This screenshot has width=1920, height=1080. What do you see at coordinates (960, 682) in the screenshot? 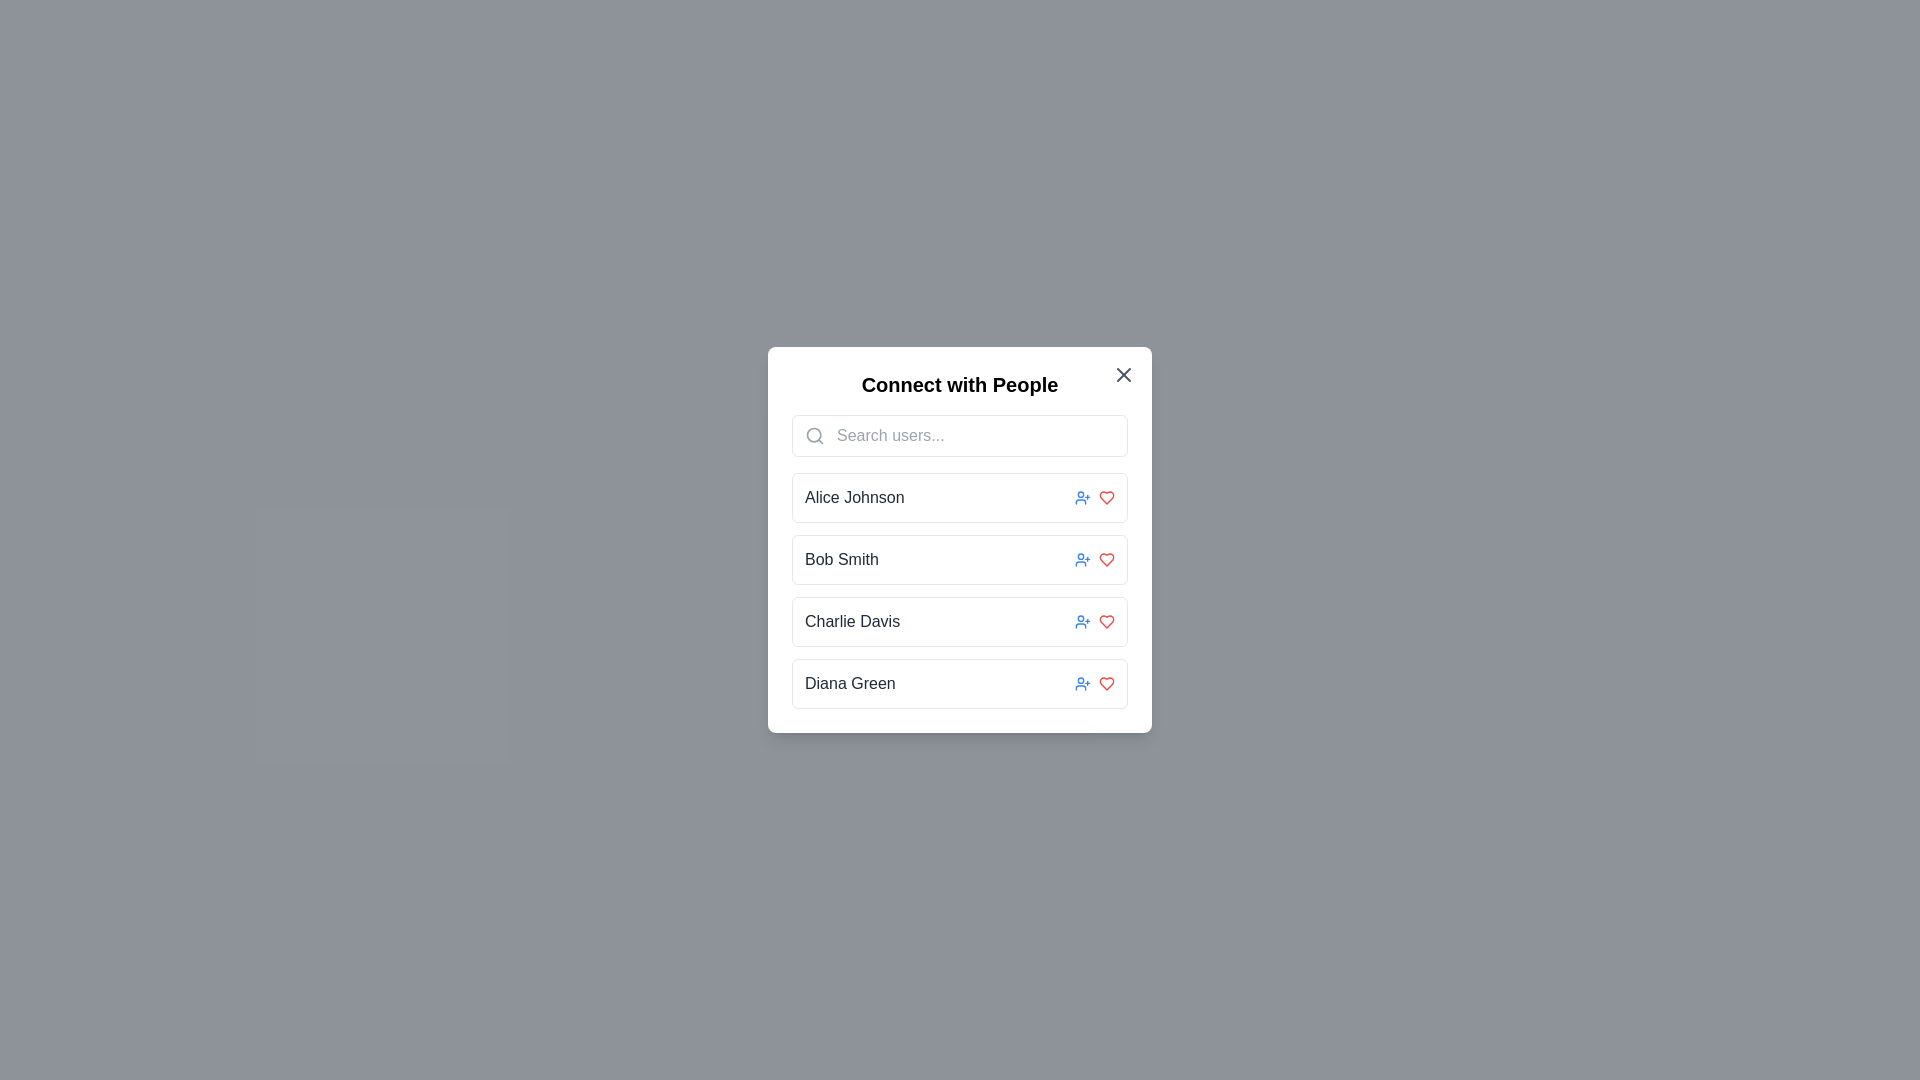
I see `the horizontal list item featuring 'Diana Green' with a white background and rounded rectangle, positioned as the fourth entry in a vertical list` at bounding box center [960, 682].